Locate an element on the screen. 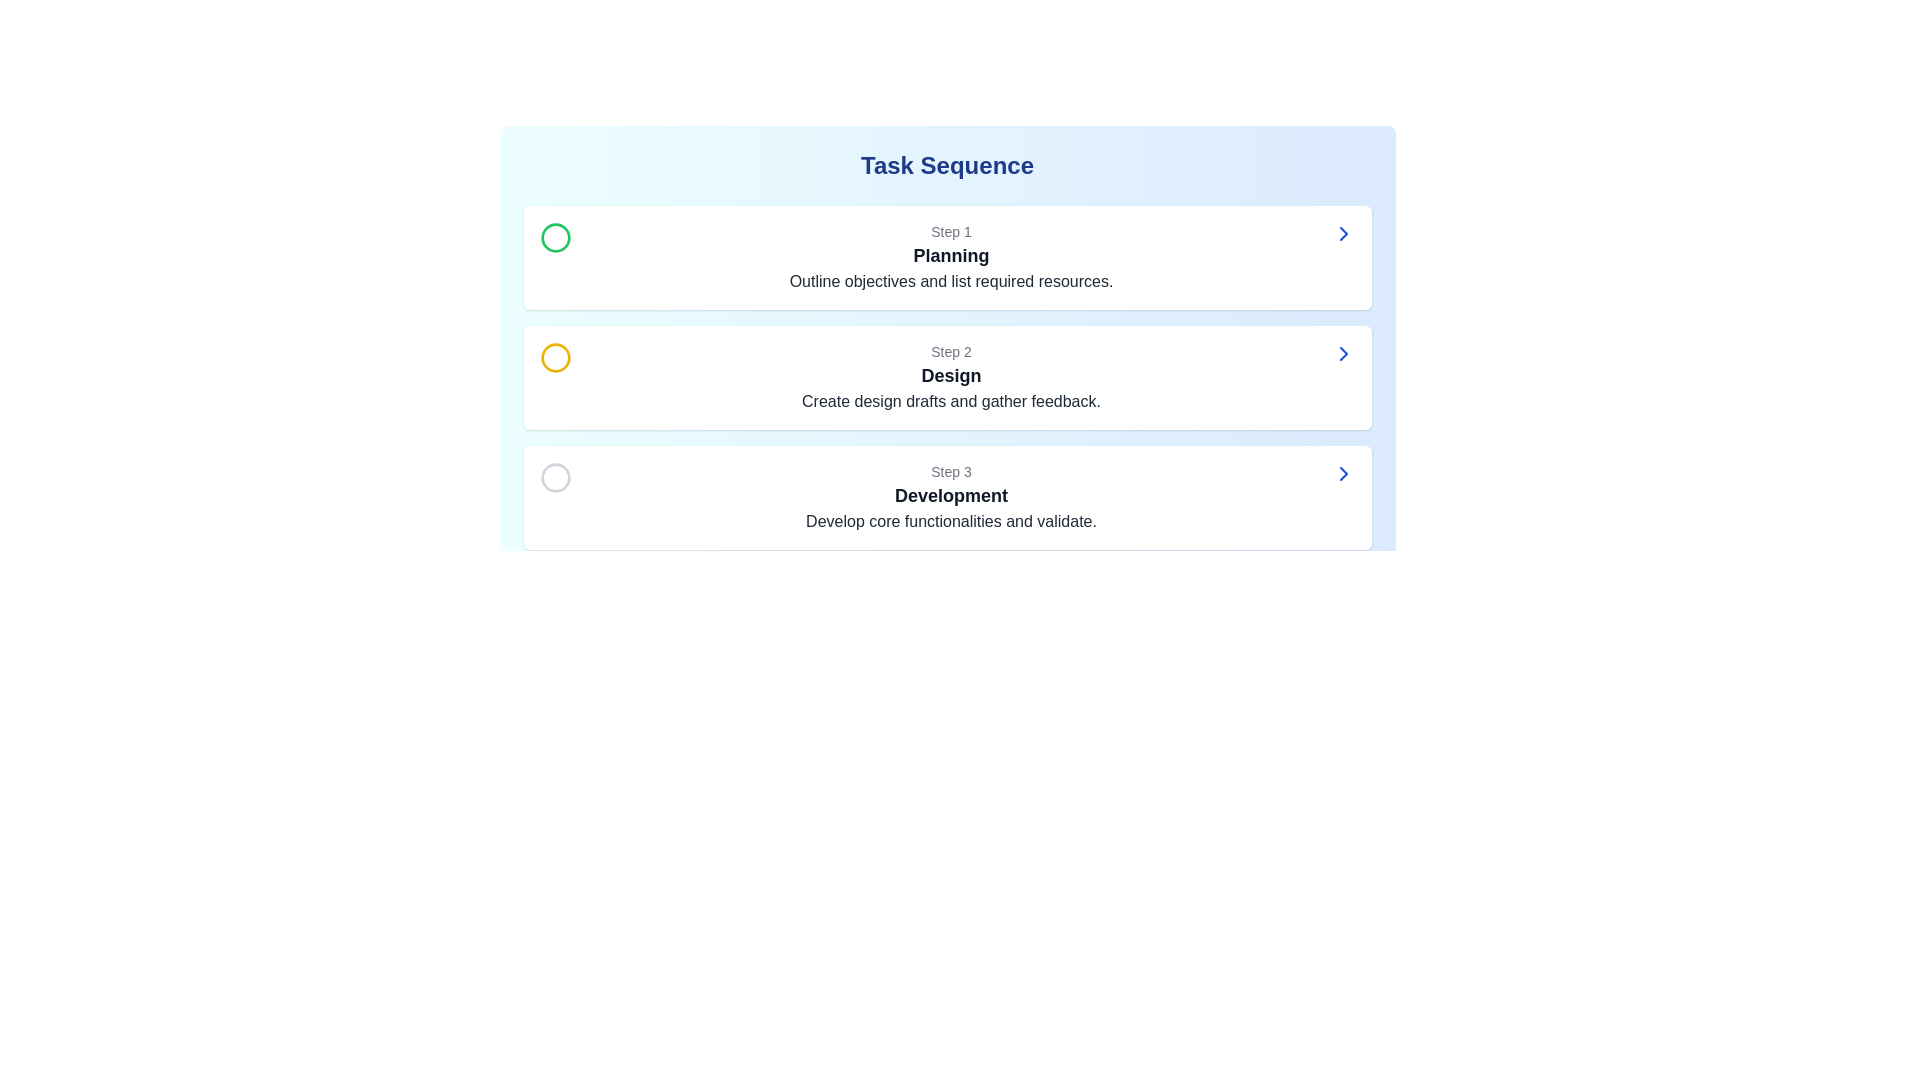 The width and height of the screenshot is (1920, 1080). the text label that serves as the title for the first step of the task sequence, positioned below 'Step 1' and above the description 'Outline objectives and list required resources.' is located at coordinates (950, 254).